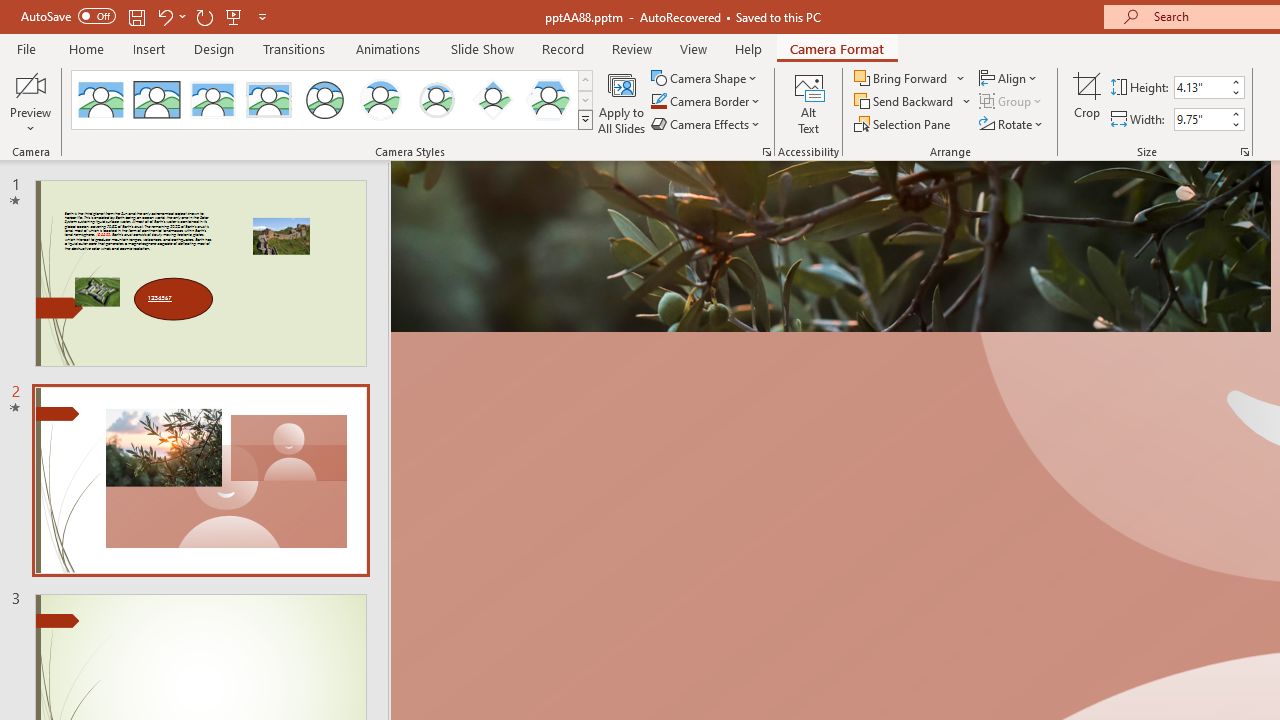  Describe the element at coordinates (808, 103) in the screenshot. I see `'Alt Text'` at that location.